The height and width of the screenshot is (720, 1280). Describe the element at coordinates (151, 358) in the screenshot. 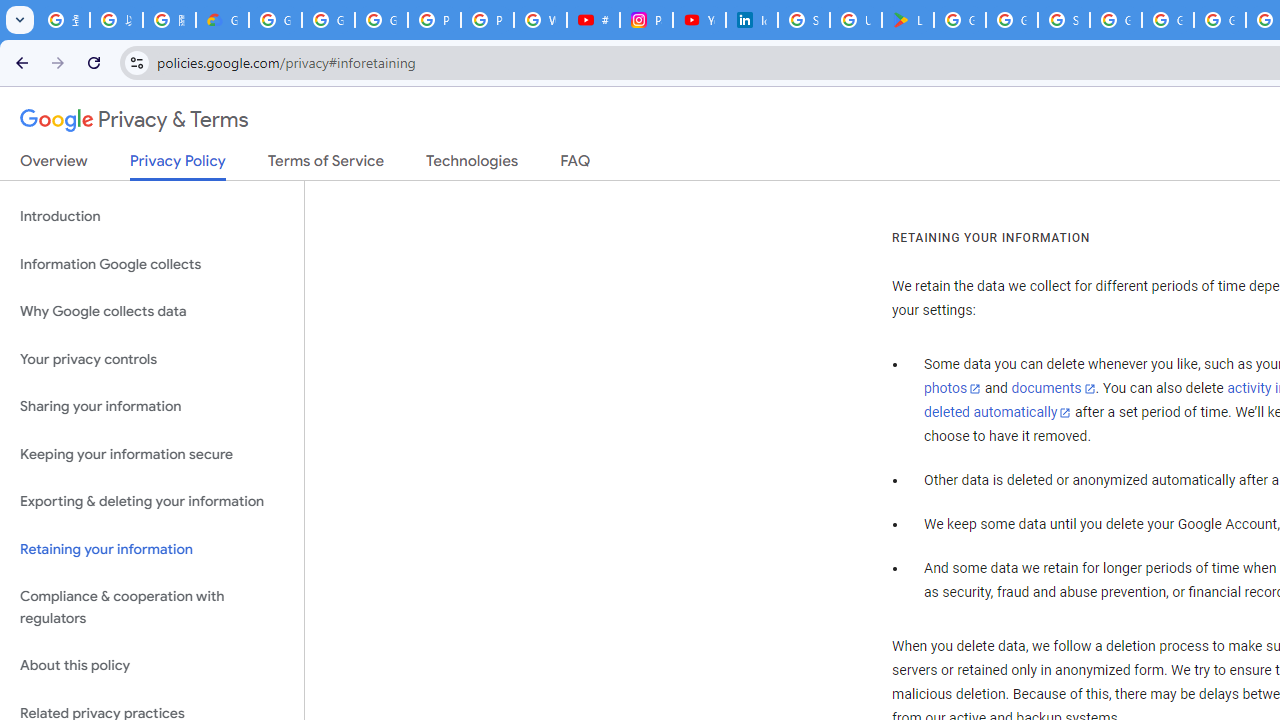

I see `'Your privacy controls'` at that location.